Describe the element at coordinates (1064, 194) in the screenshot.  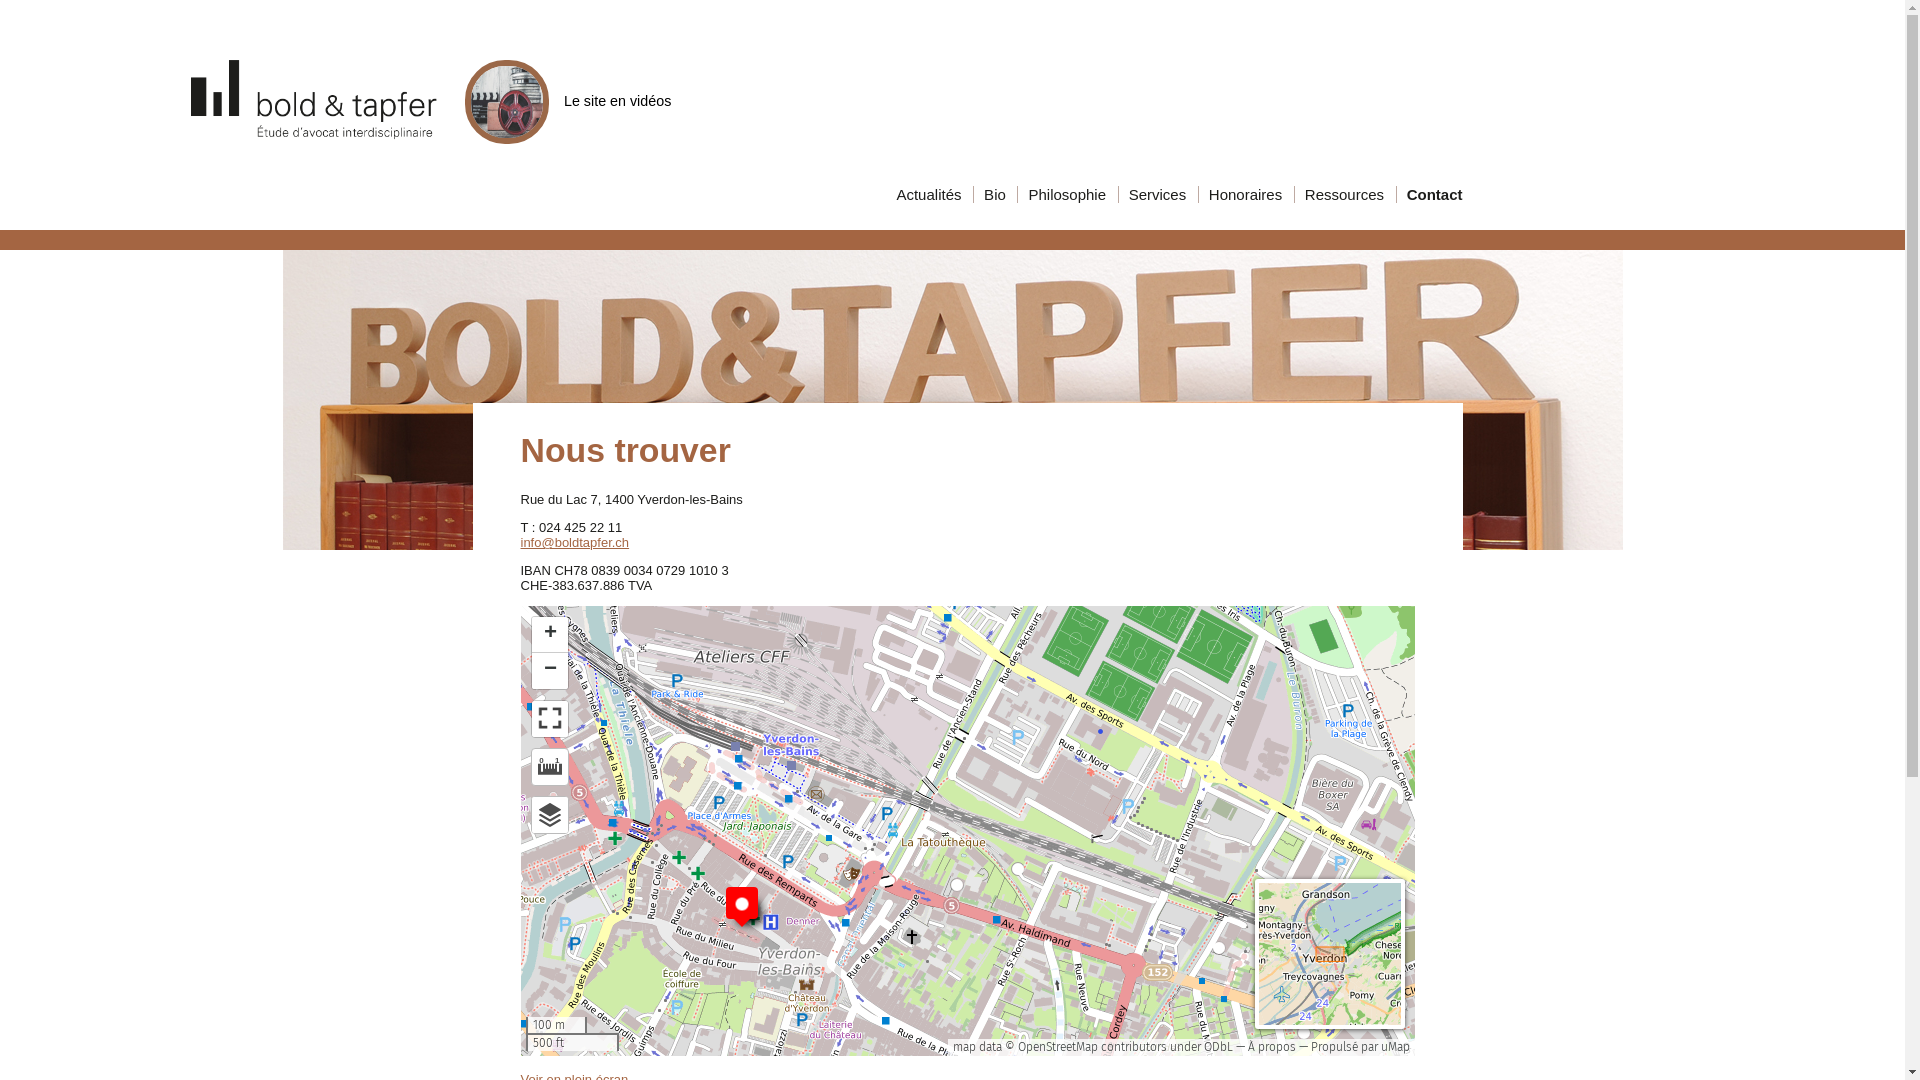
I see `'Philosophie'` at that location.